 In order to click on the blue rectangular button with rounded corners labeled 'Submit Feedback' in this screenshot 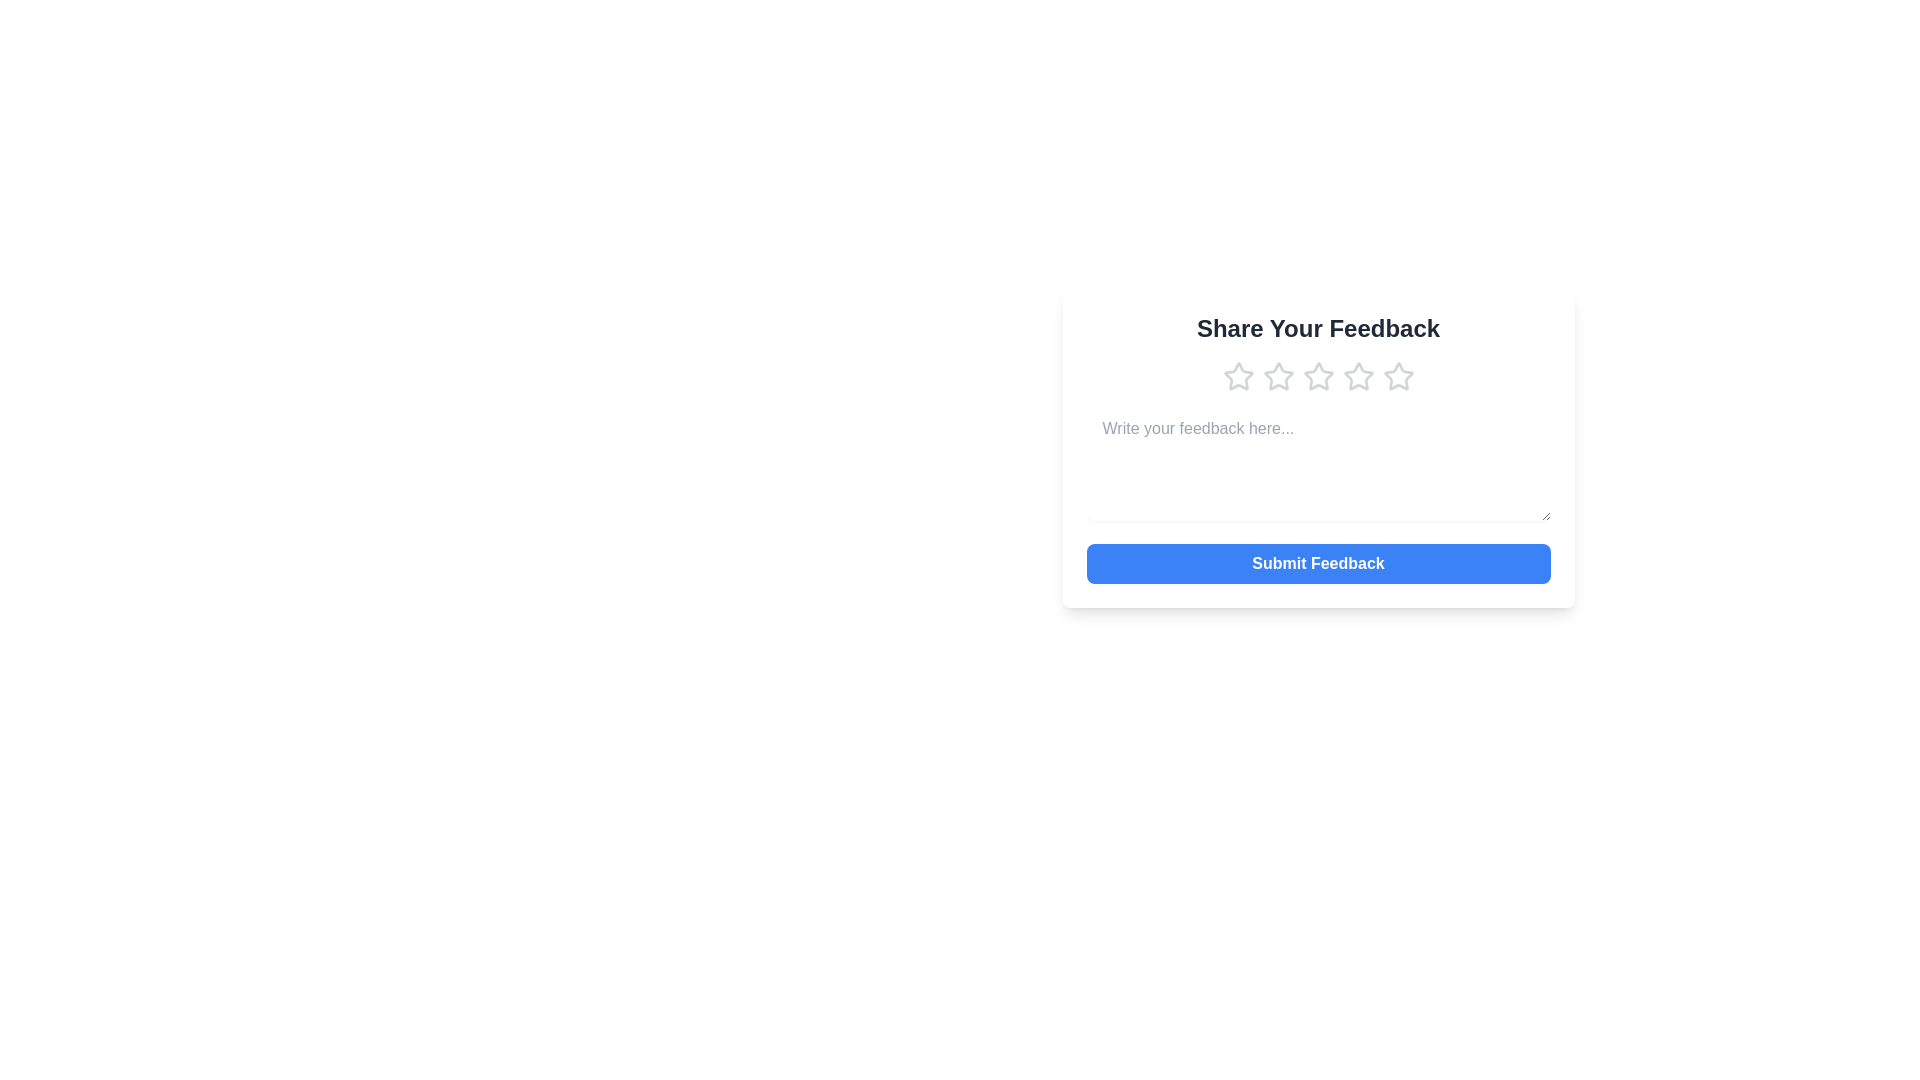, I will do `click(1318, 563)`.